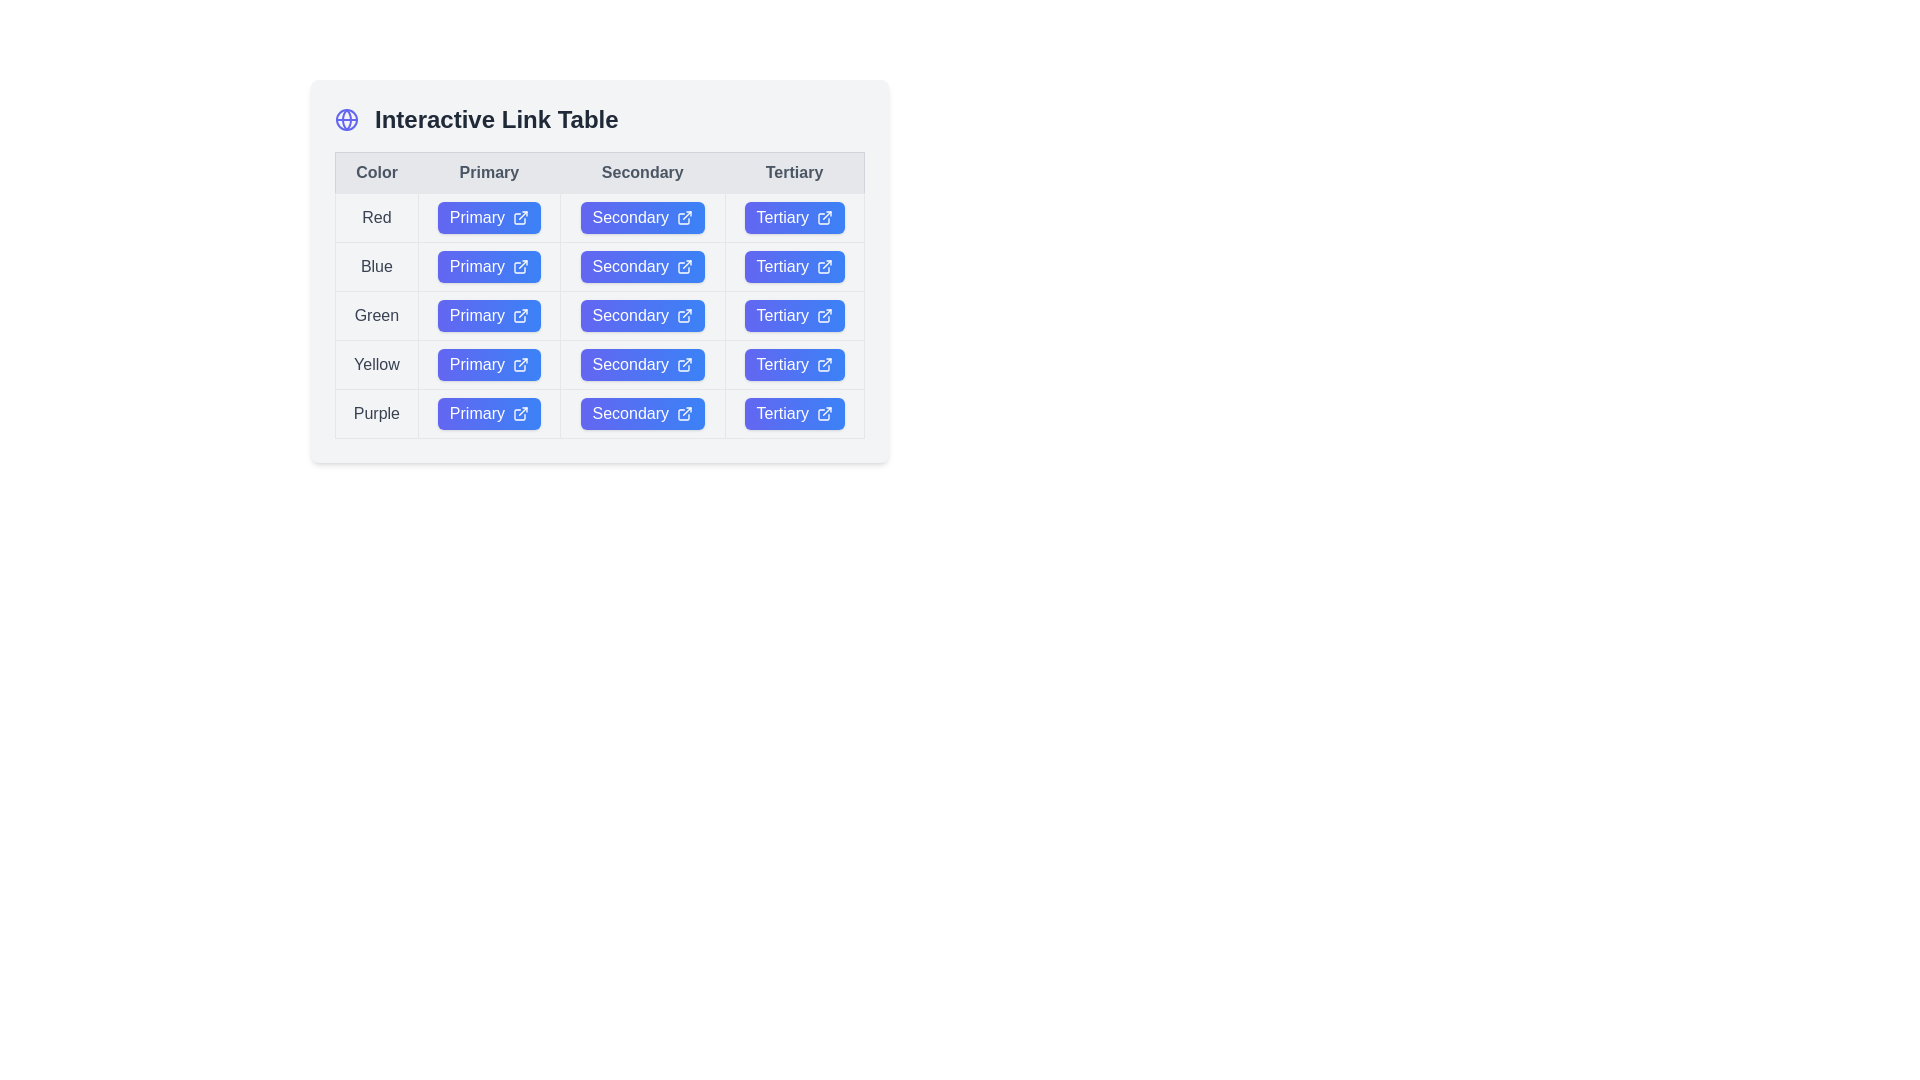  I want to click on the rectangular button labeled 'Tertiary' with rounded corners and a gradient from indigo to blue, so click(793, 265).